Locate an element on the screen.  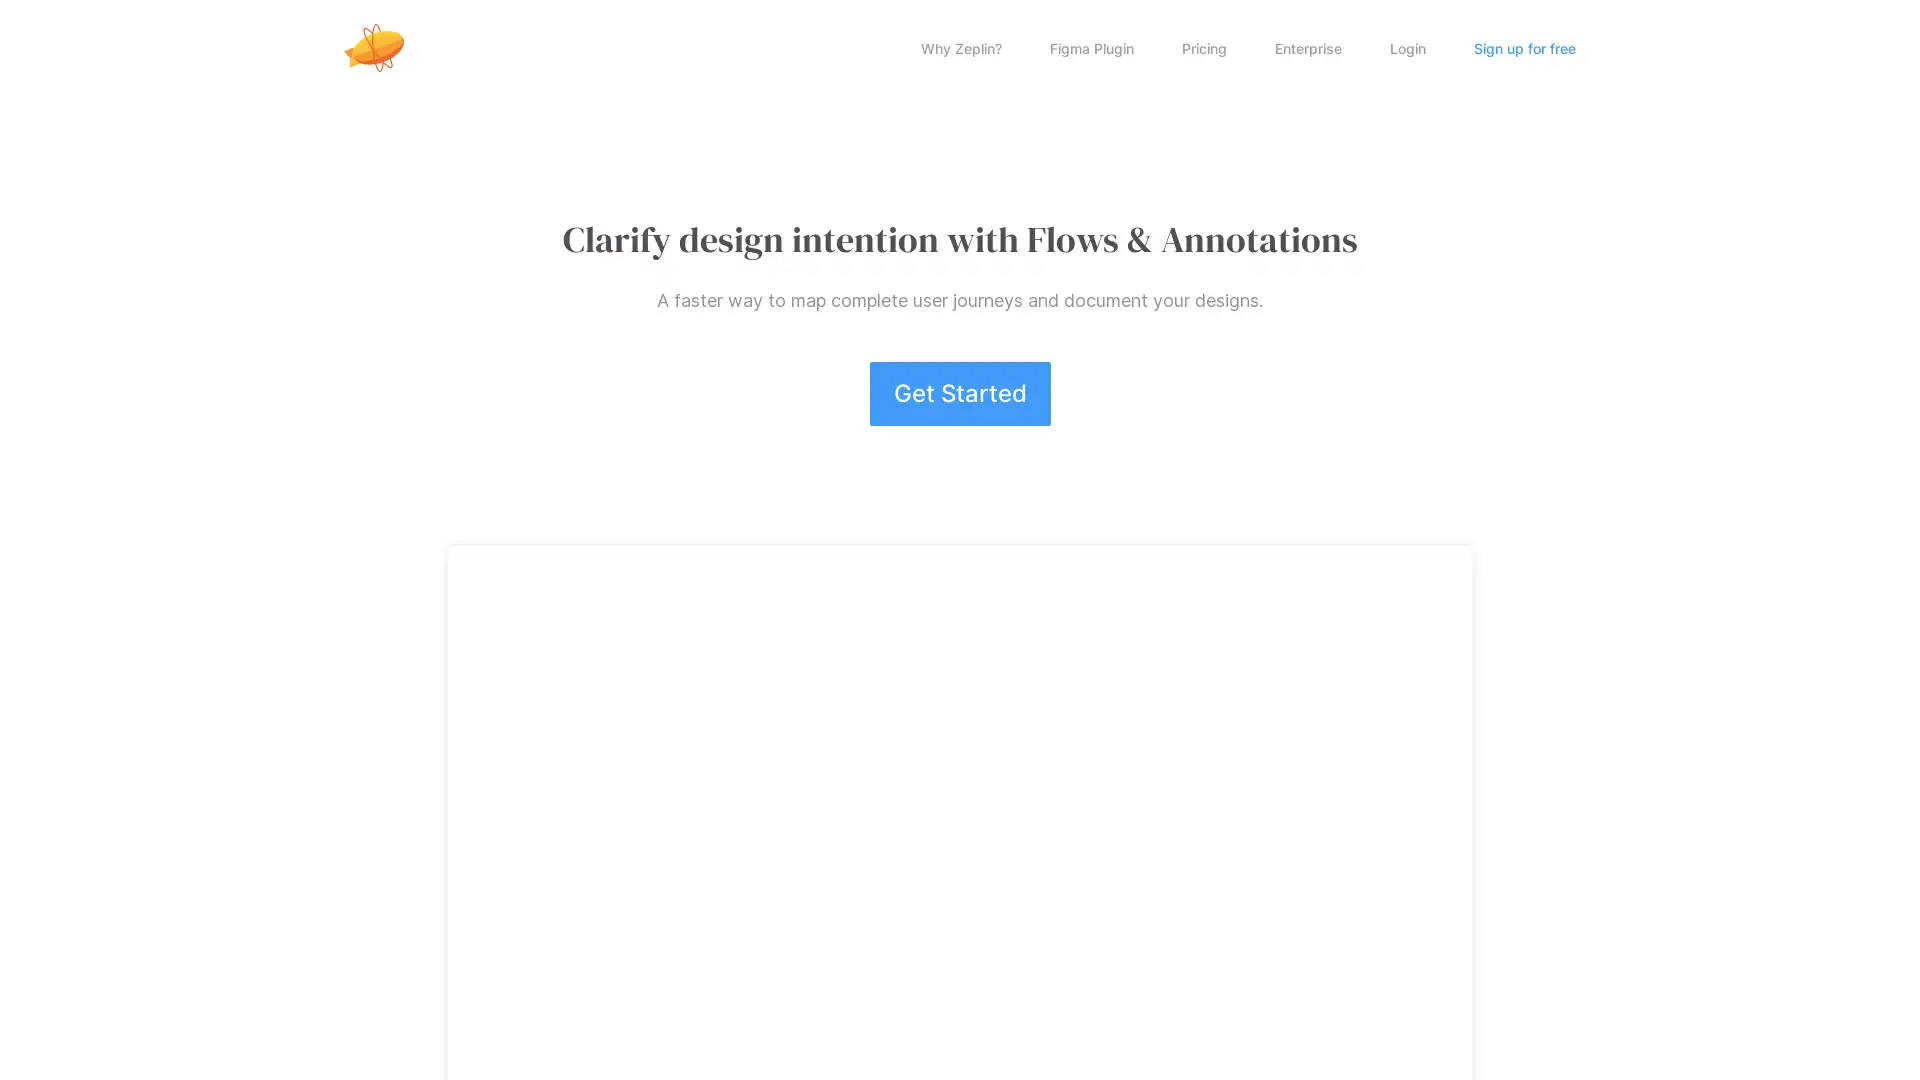
Open Intercom Messenger is located at coordinates (1869, 1029).